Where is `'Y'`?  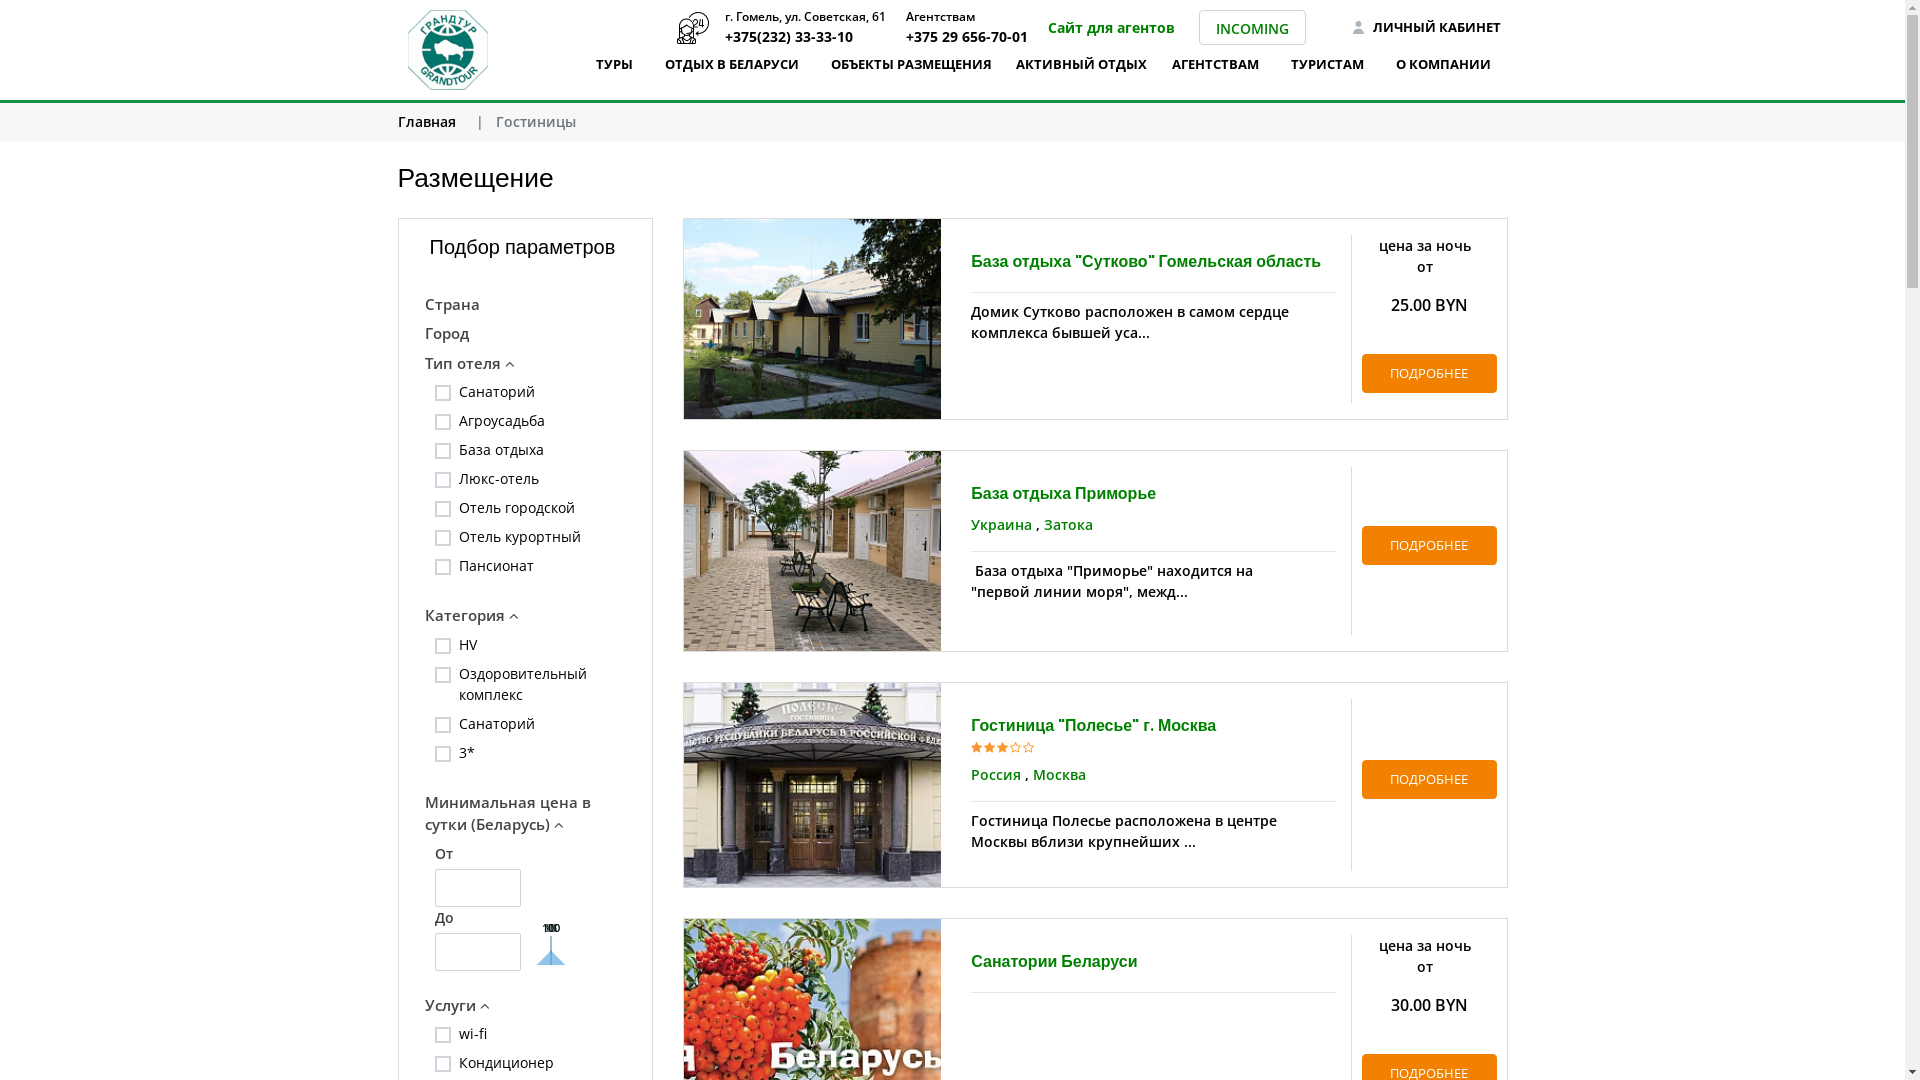 'Y' is located at coordinates (463, 1057).